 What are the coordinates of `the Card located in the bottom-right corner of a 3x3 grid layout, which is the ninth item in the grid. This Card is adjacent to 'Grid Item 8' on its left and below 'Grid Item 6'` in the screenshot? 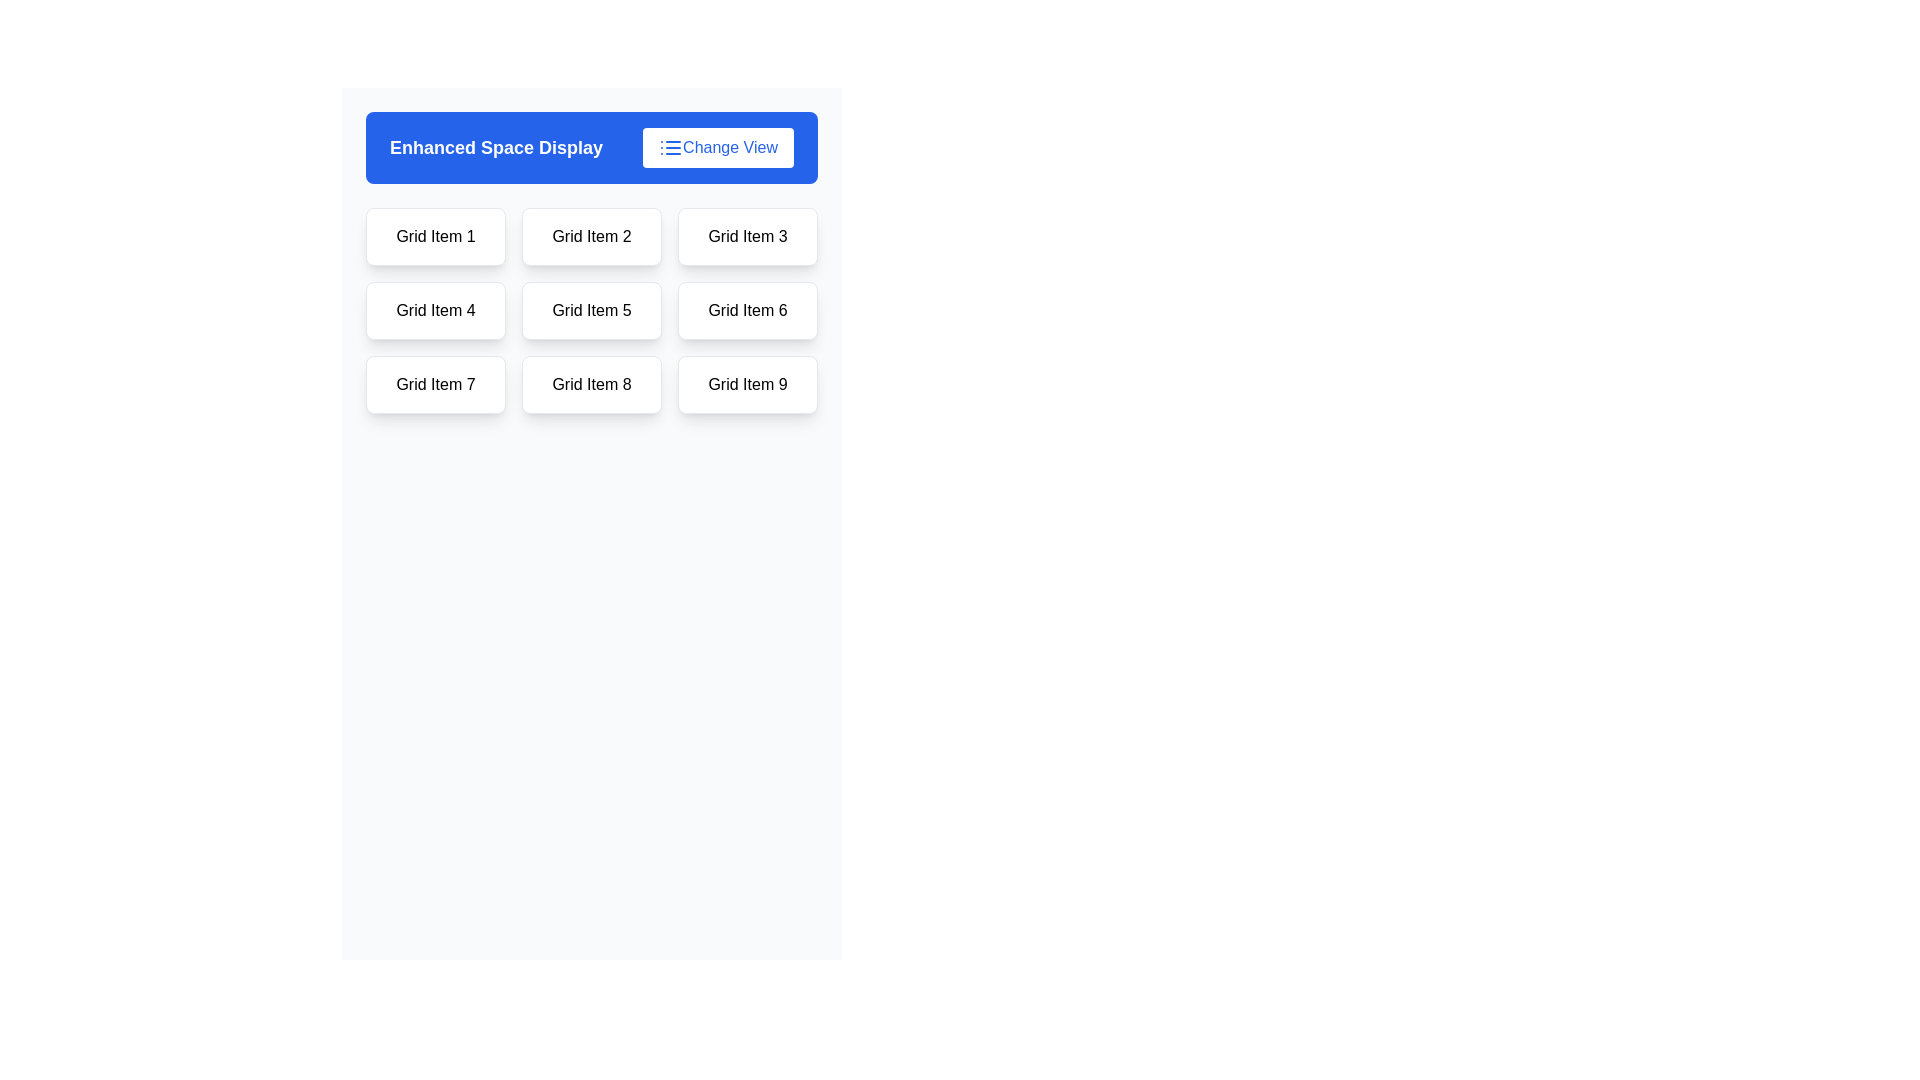 It's located at (747, 385).